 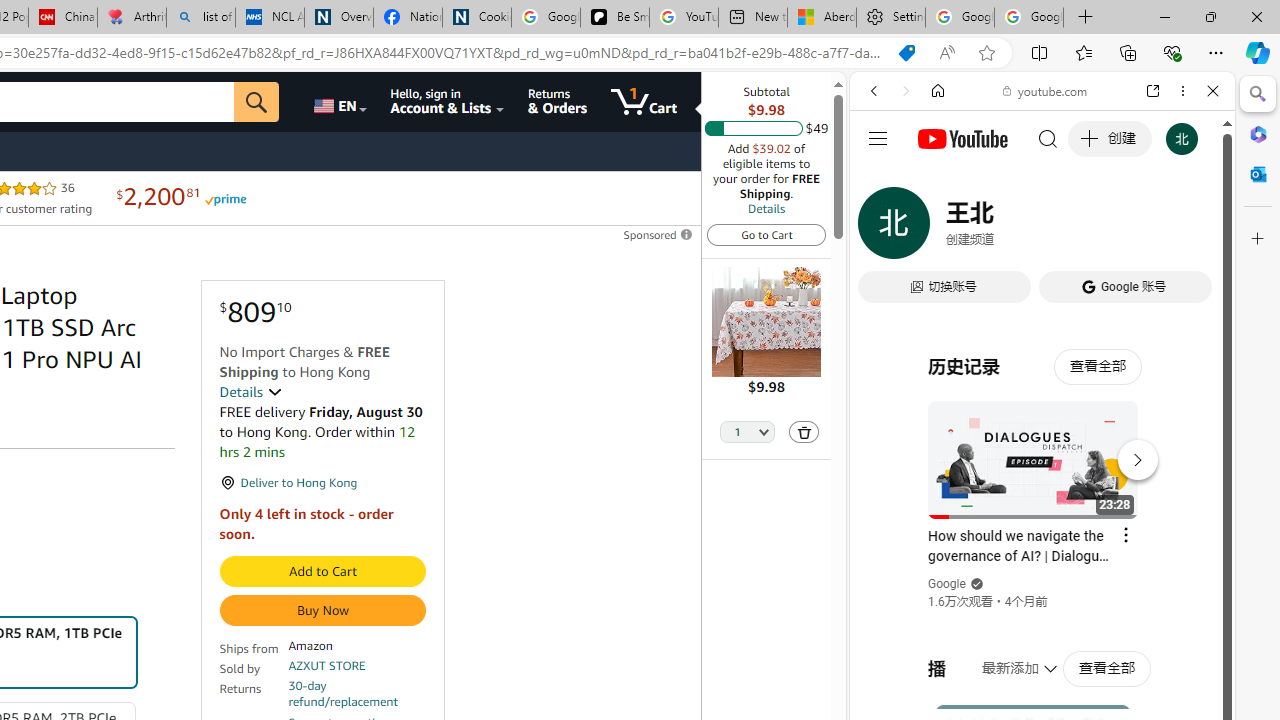 I want to click on 'Add this page to favorites (Ctrl+D)', so click(x=986, y=52).